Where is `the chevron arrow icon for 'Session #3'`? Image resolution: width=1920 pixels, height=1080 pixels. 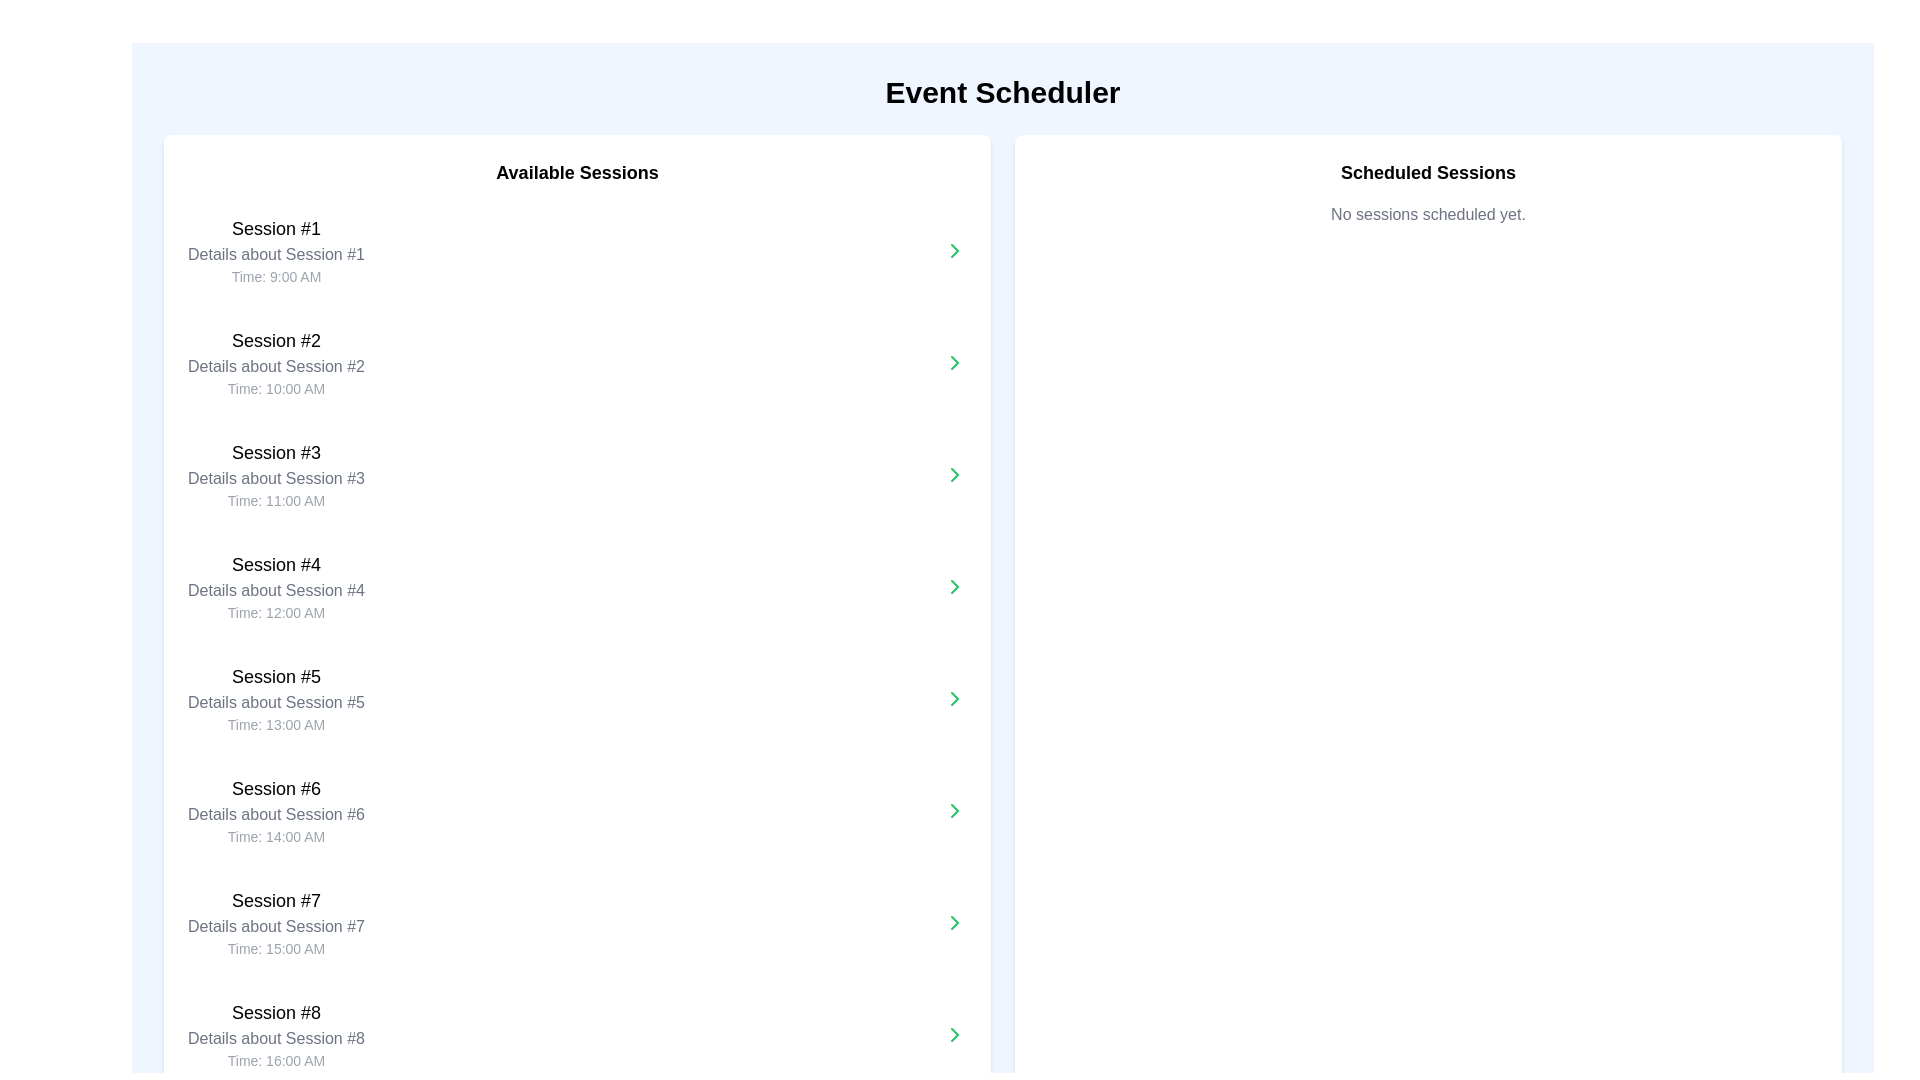 the chevron arrow icon for 'Session #3' is located at coordinates (954, 362).